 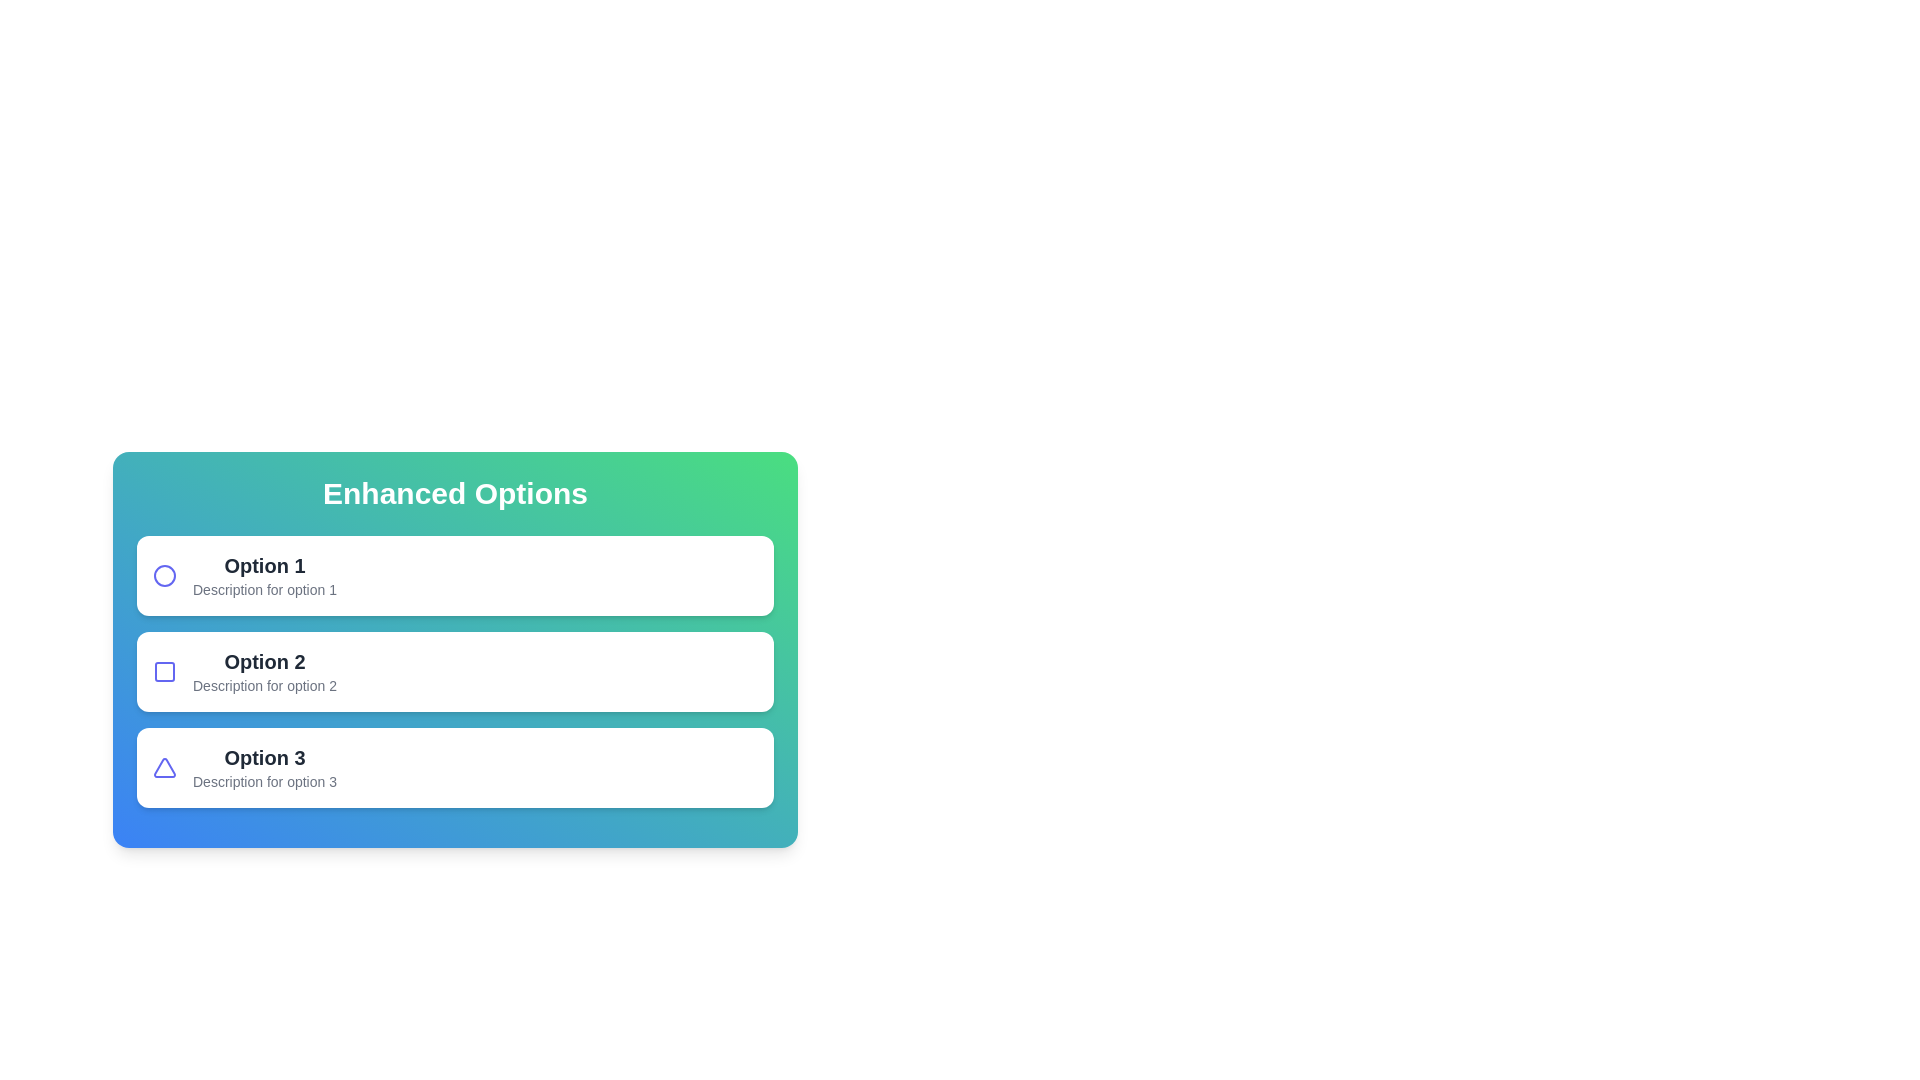 What do you see at coordinates (454, 671) in the screenshot?
I see `the checkbox in the 'Option 2' selectable option panel under 'Enhanced Options'` at bounding box center [454, 671].